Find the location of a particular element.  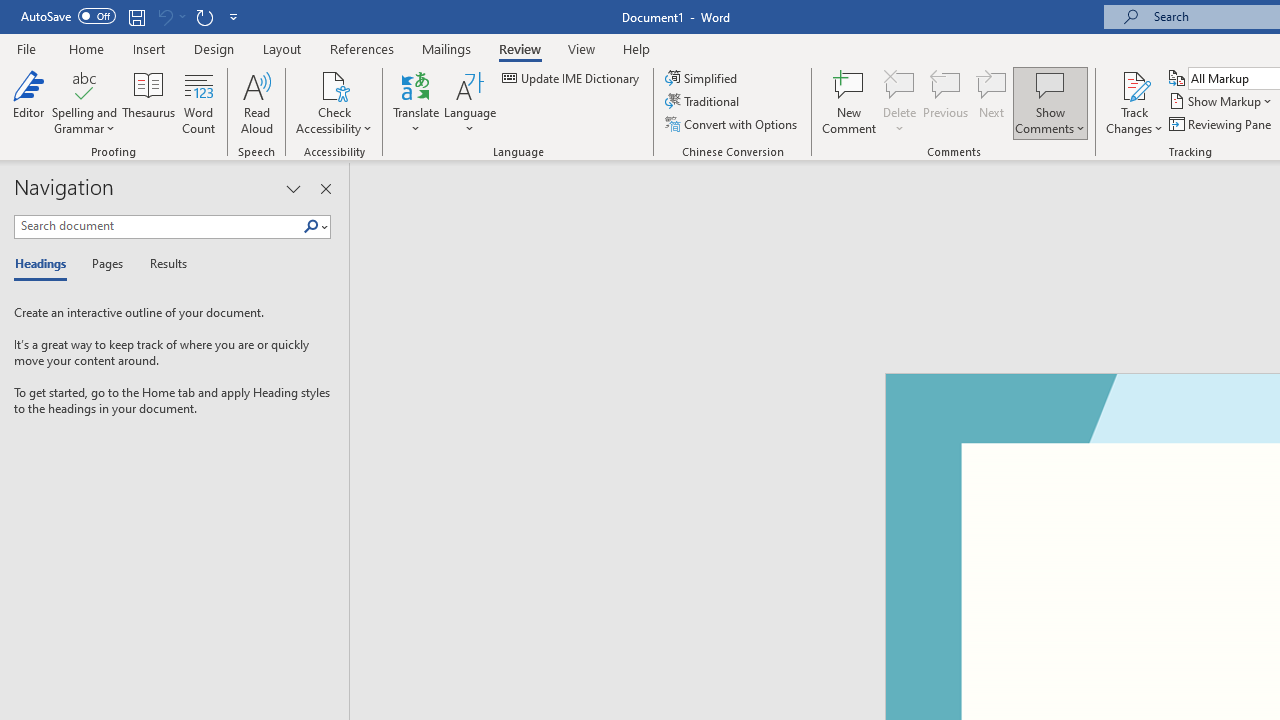

'Results' is located at coordinates (161, 264).